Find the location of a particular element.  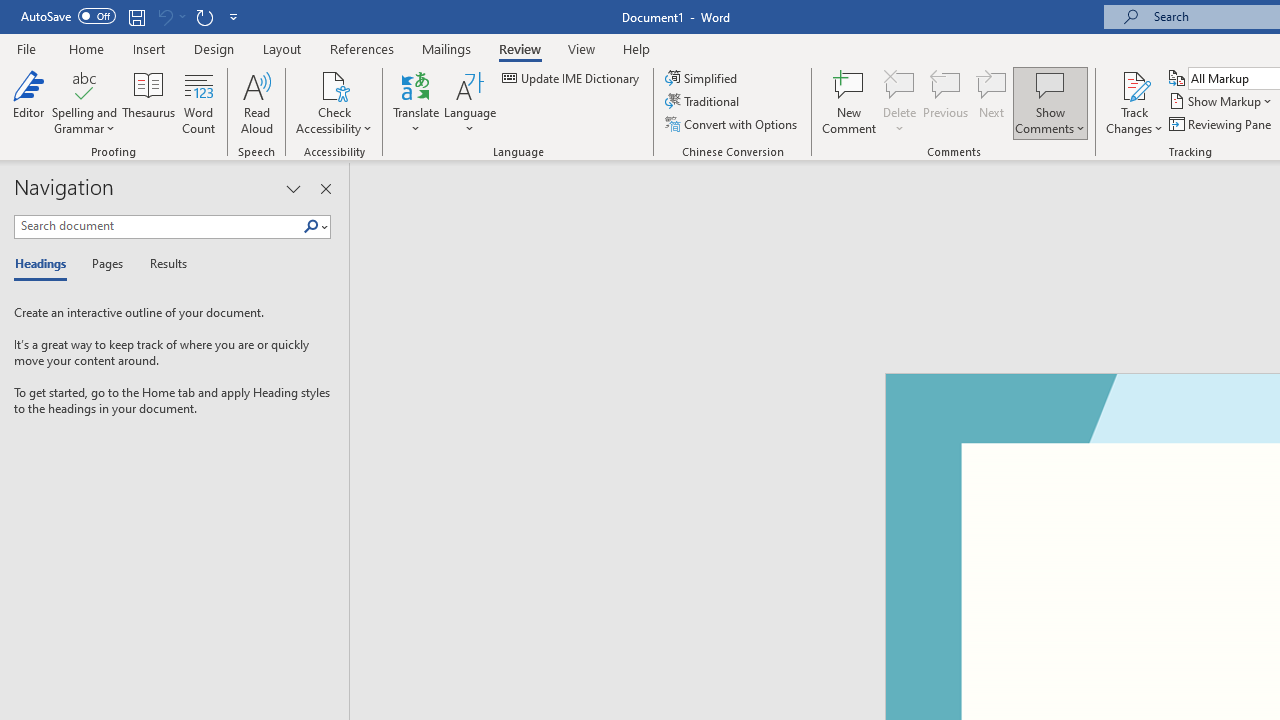

'Results' is located at coordinates (161, 264).